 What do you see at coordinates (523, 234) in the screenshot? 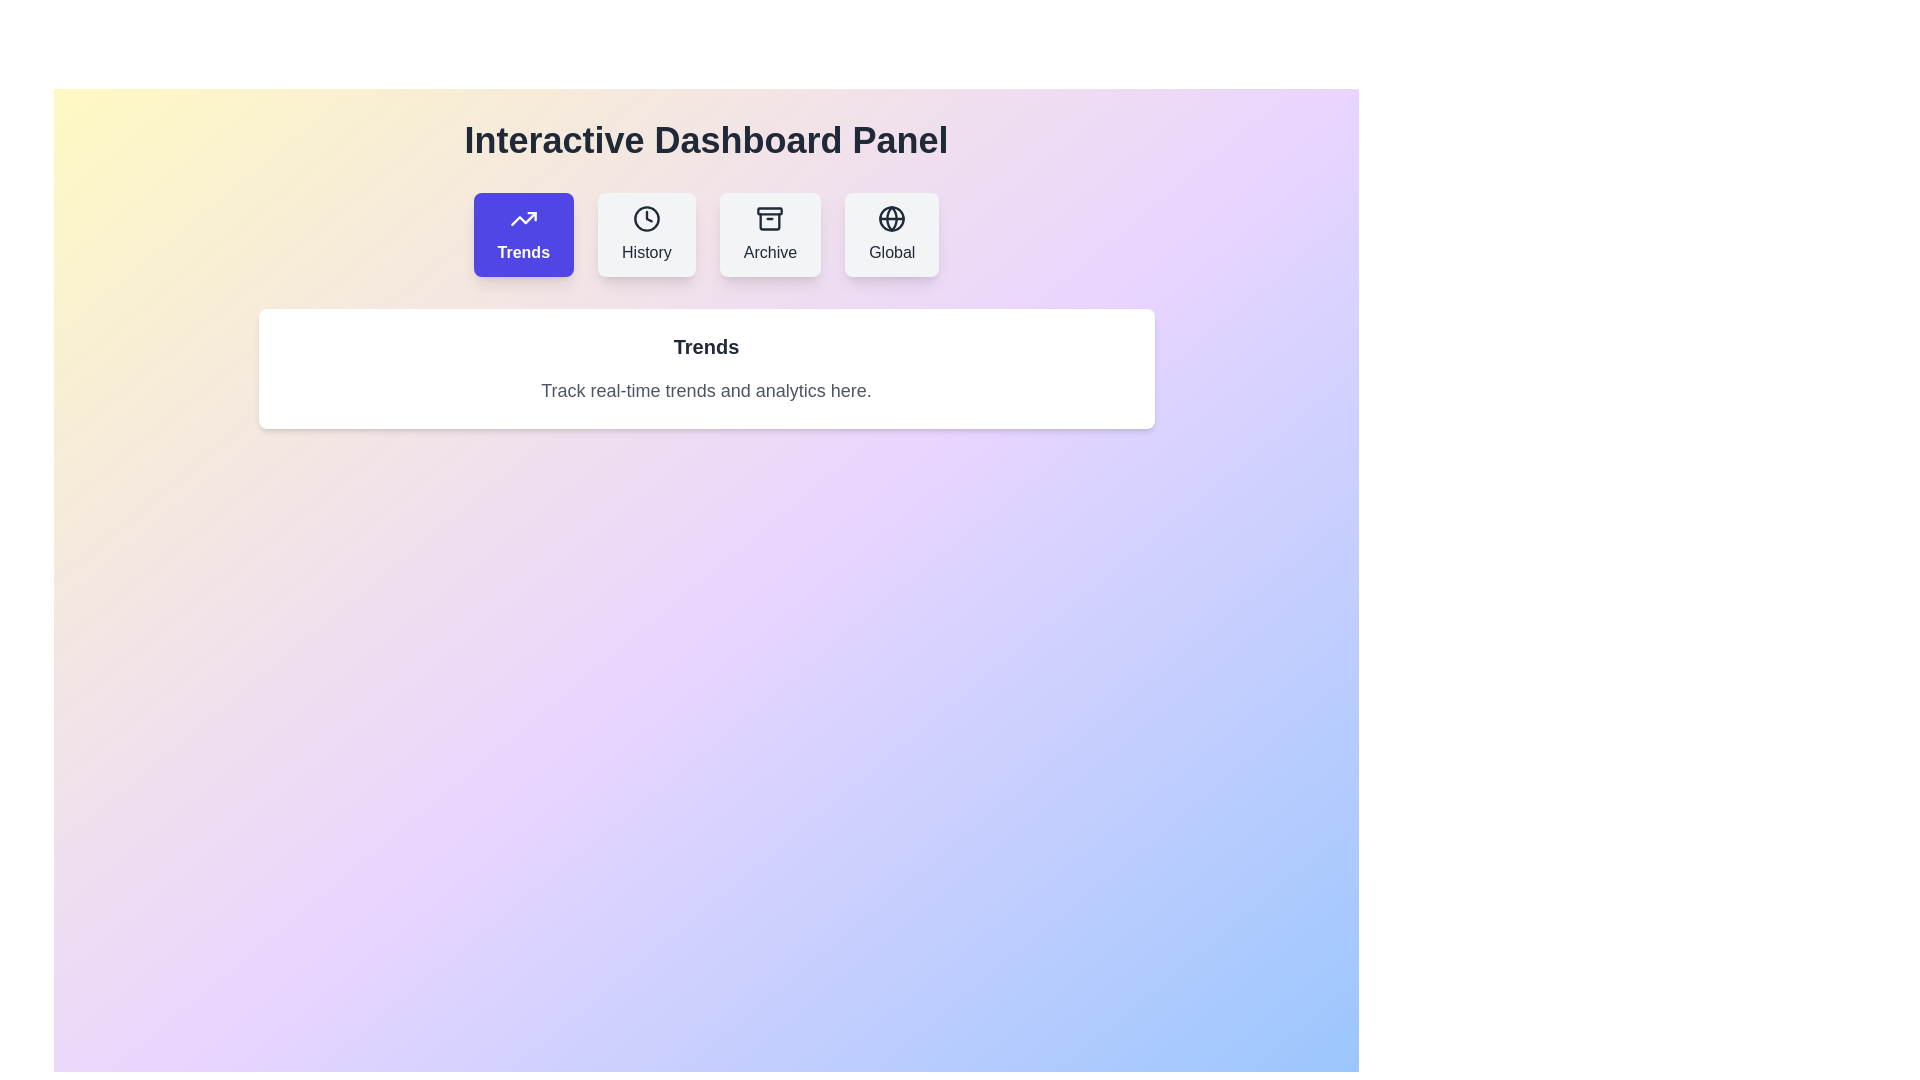
I see `the button labeled Trends to observe its hover effect` at bounding box center [523, 234].